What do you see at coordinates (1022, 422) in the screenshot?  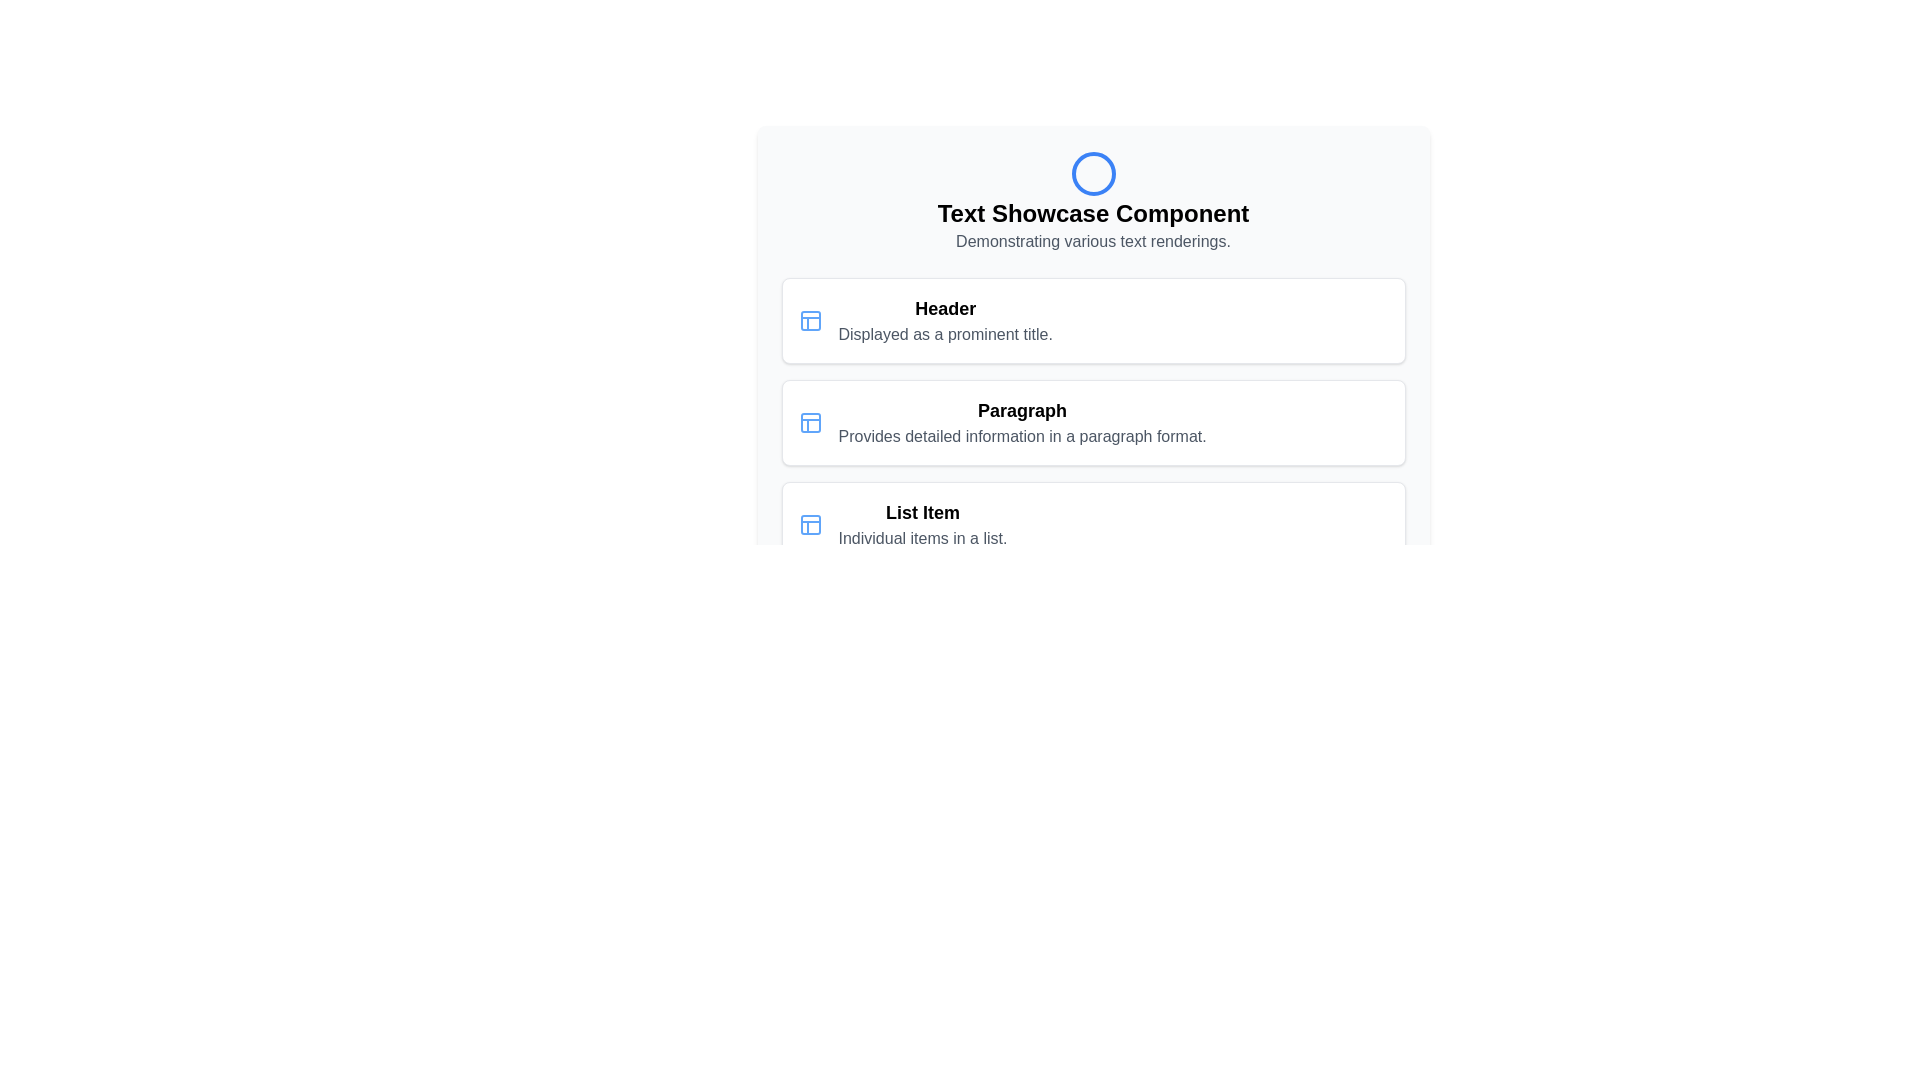 I see `the static text block labeled 'Paragraph' that provides detailed information in a paragraph format` at bounding box center [1022, 422].